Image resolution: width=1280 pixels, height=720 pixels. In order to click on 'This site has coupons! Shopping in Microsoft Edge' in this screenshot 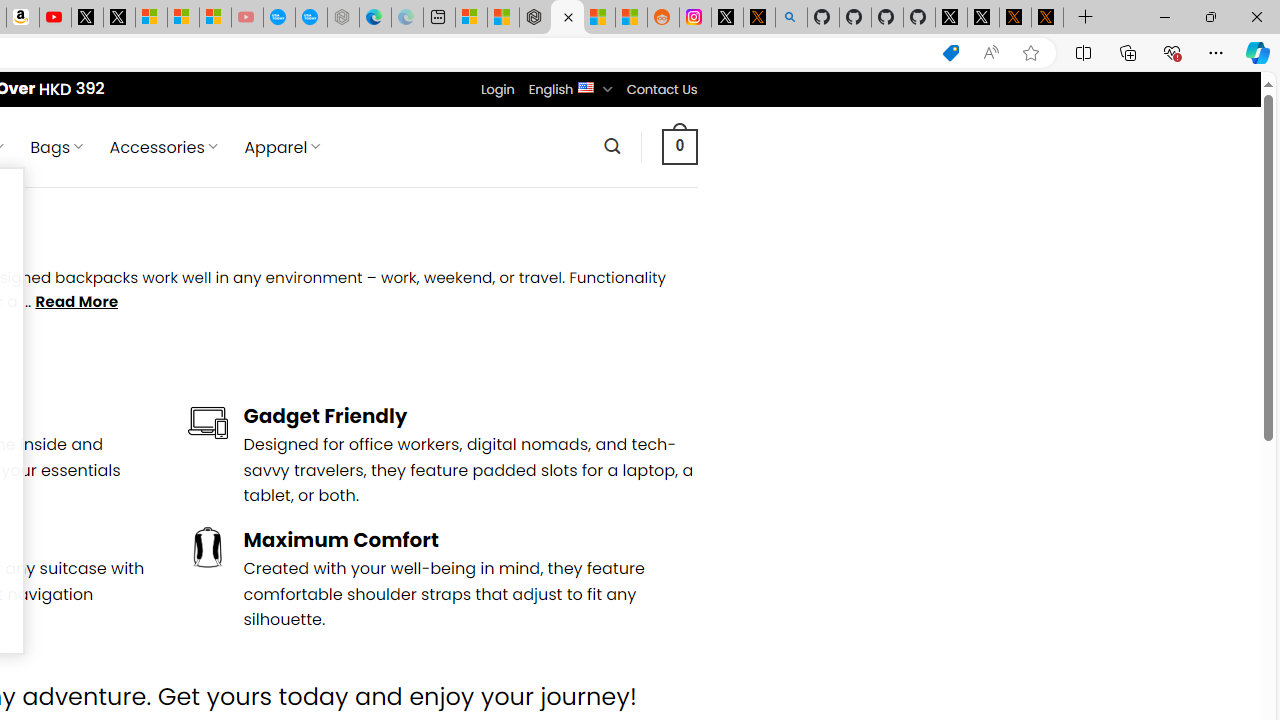, I will do `click(950, 52)`.